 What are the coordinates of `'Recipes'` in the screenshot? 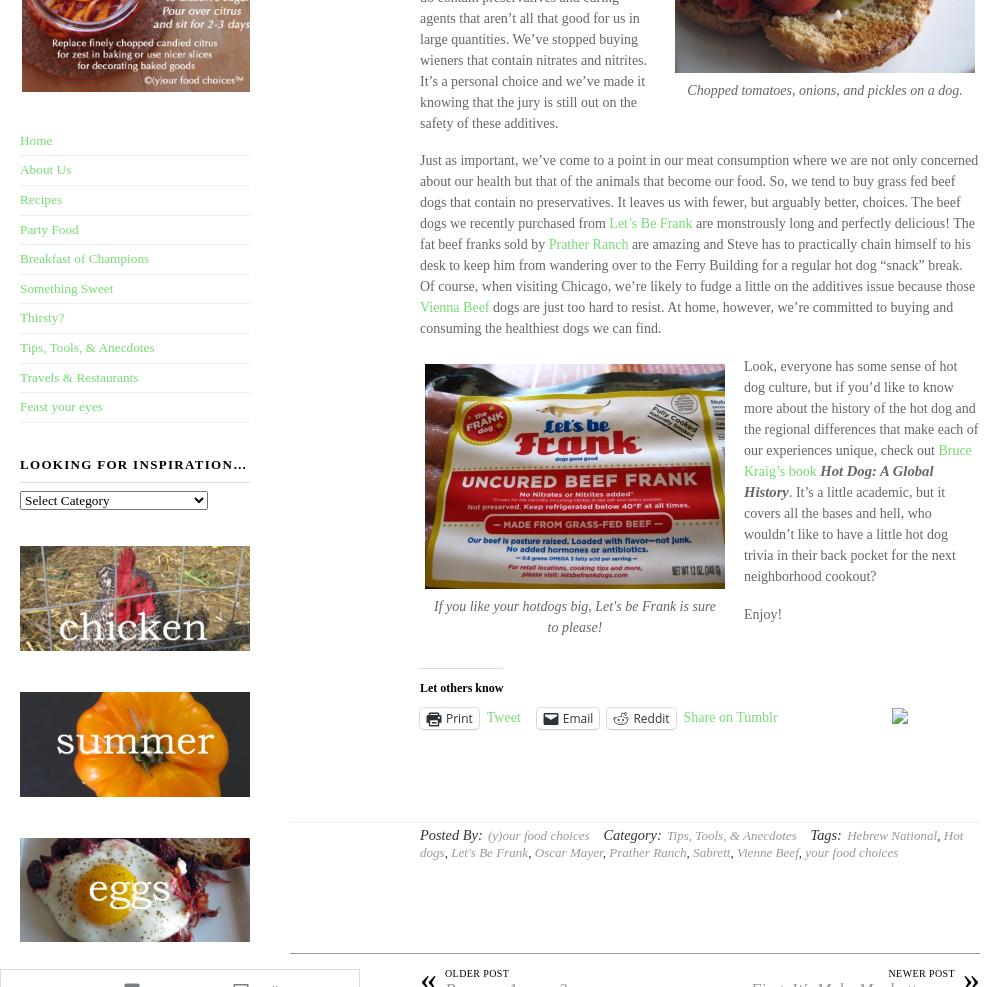 It's located at (20, 197).